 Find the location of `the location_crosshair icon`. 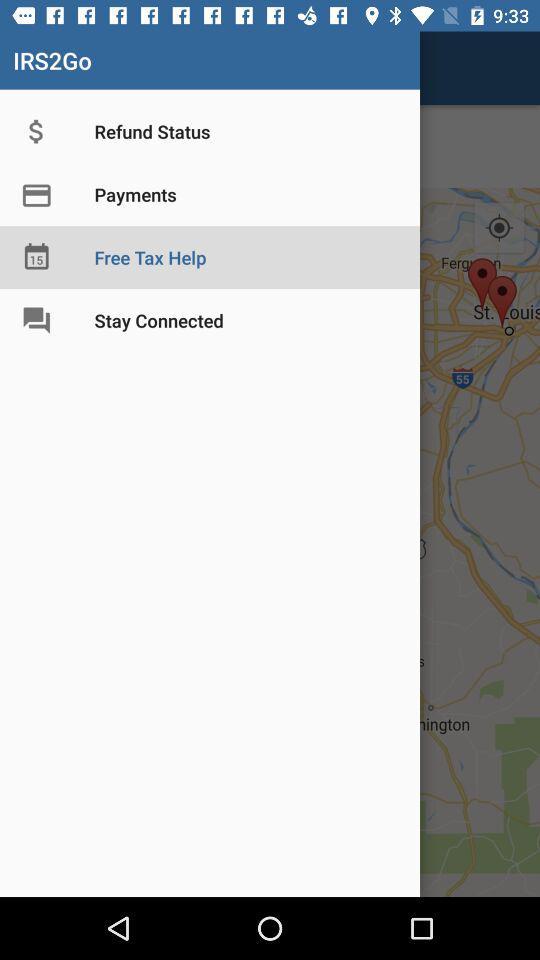

the location_crosshair icon is located at coordinates (498, 228).